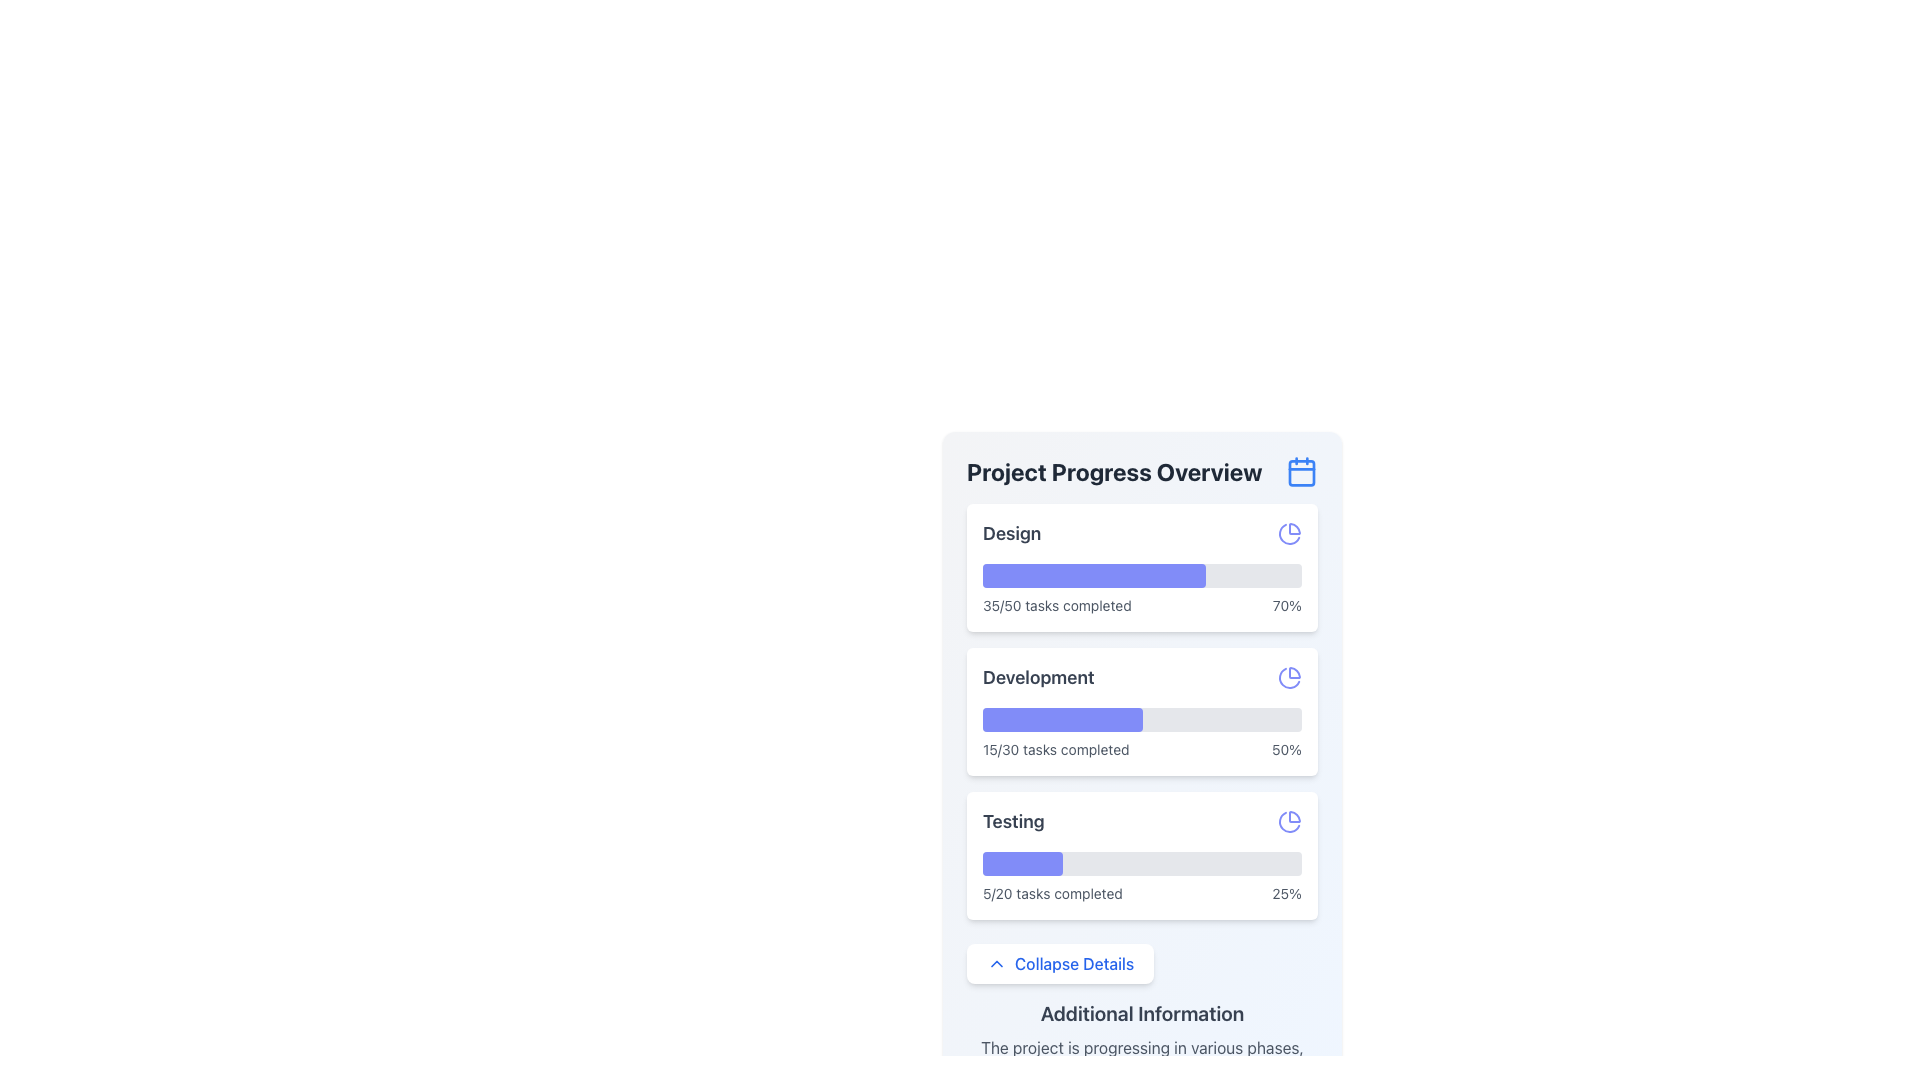 This screenshot has width=1920, height=1080. I want to click on the second segment of the pie chart icon representing progress in the 'Design' category, located at the top right of the 'Design' card, so click(1289, 533).